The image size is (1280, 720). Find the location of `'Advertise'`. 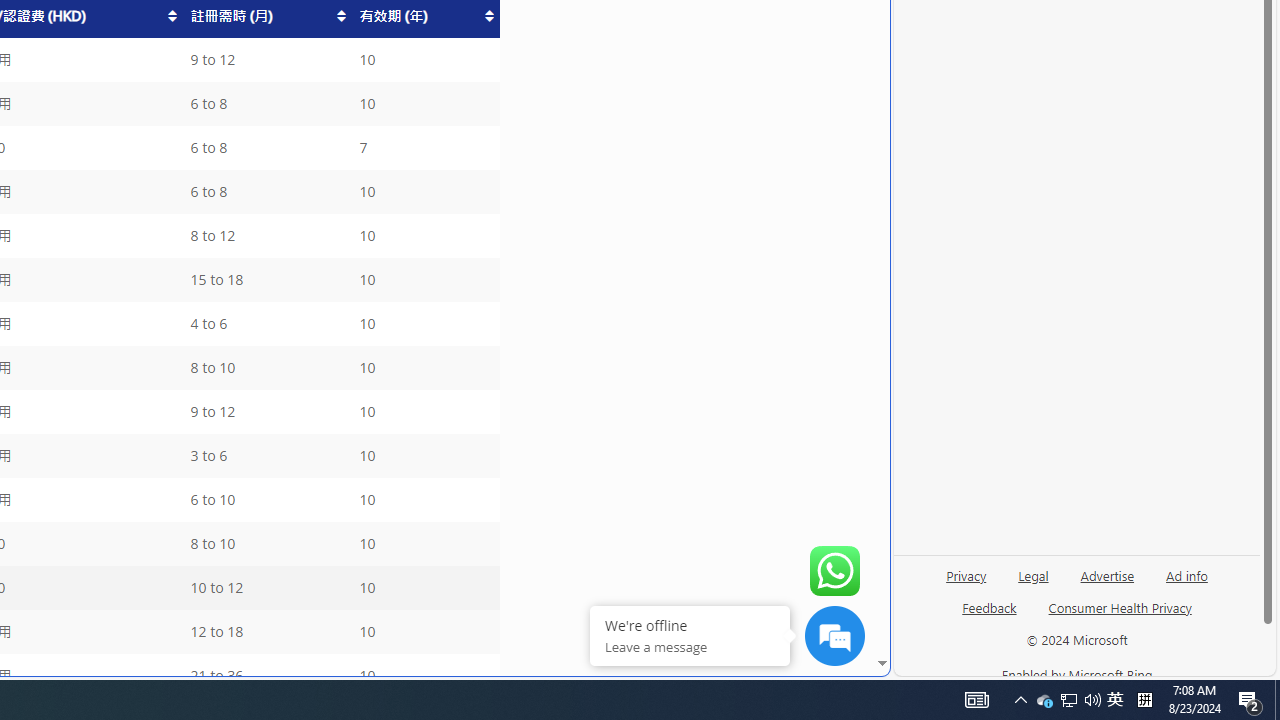

'Advertise' is located at coordinates (1106, 583).